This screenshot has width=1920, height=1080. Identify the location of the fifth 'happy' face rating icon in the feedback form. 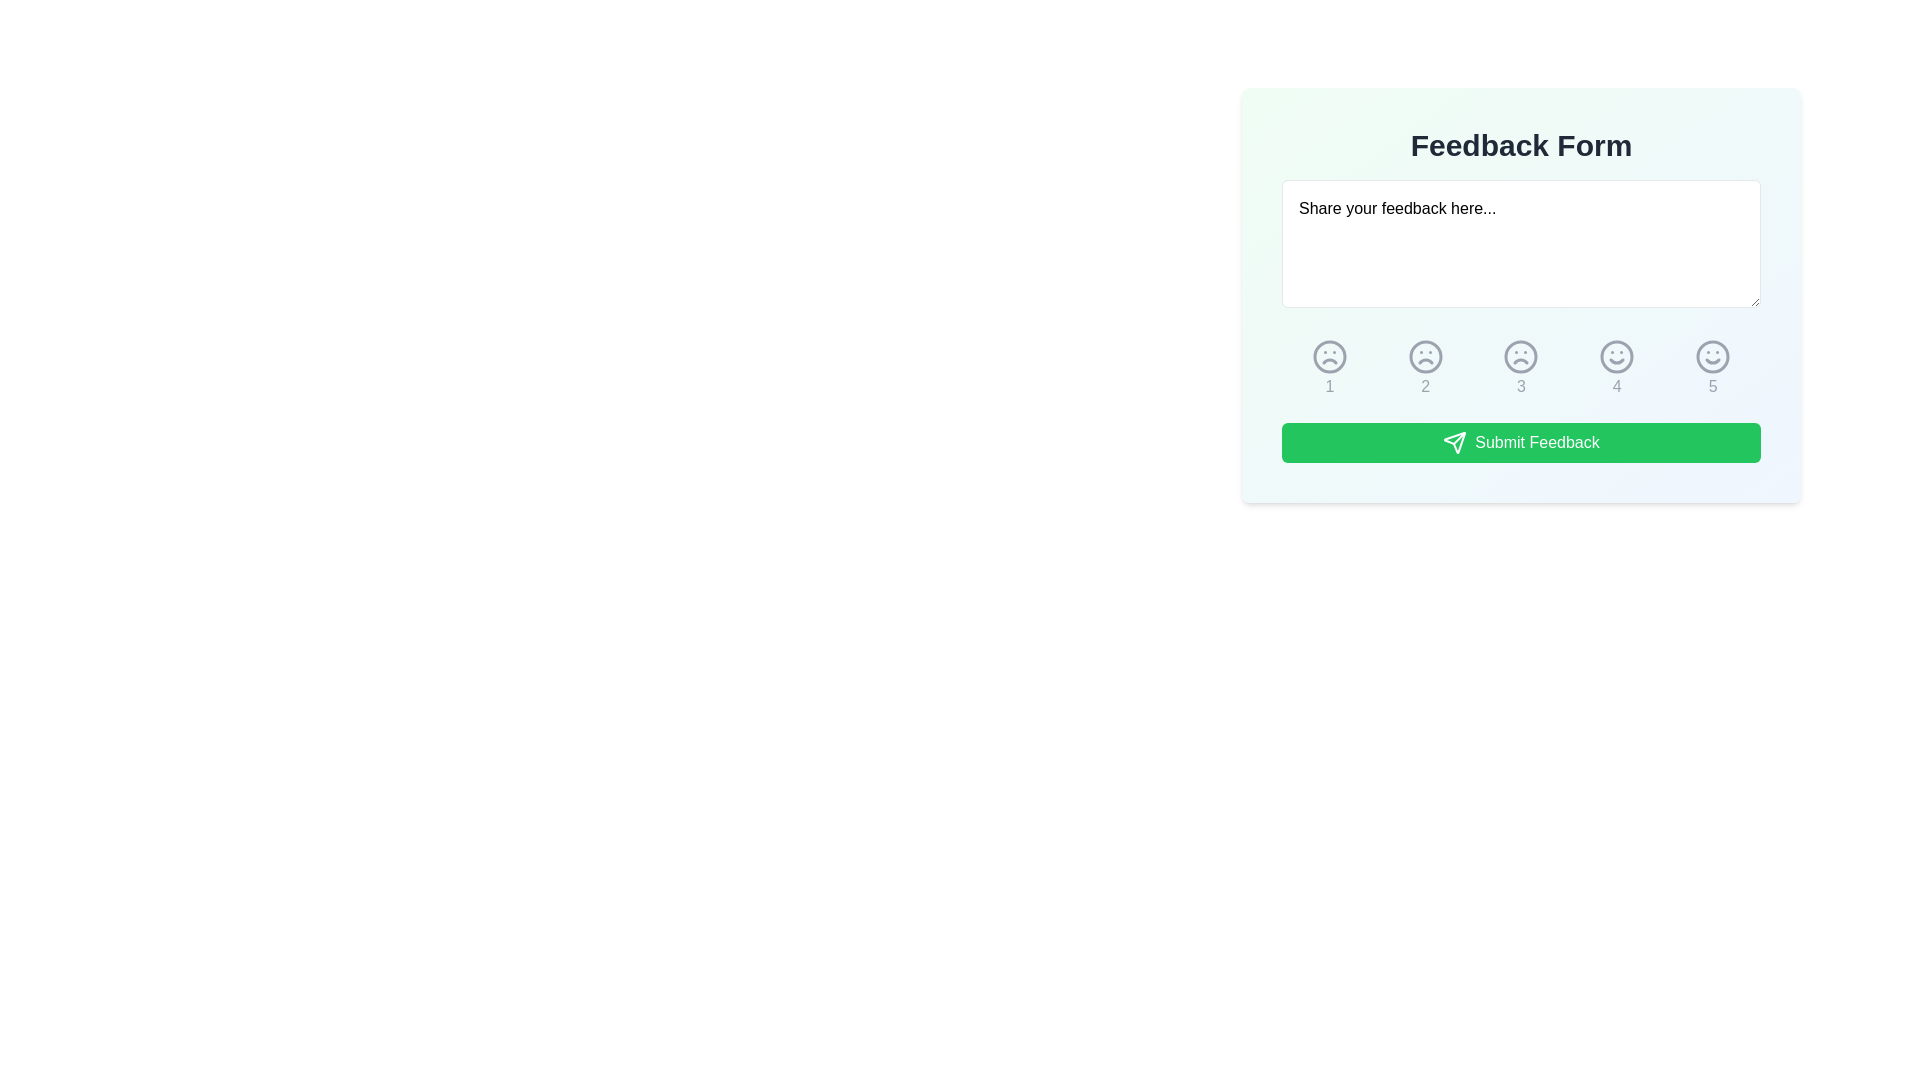
(1712, 356).